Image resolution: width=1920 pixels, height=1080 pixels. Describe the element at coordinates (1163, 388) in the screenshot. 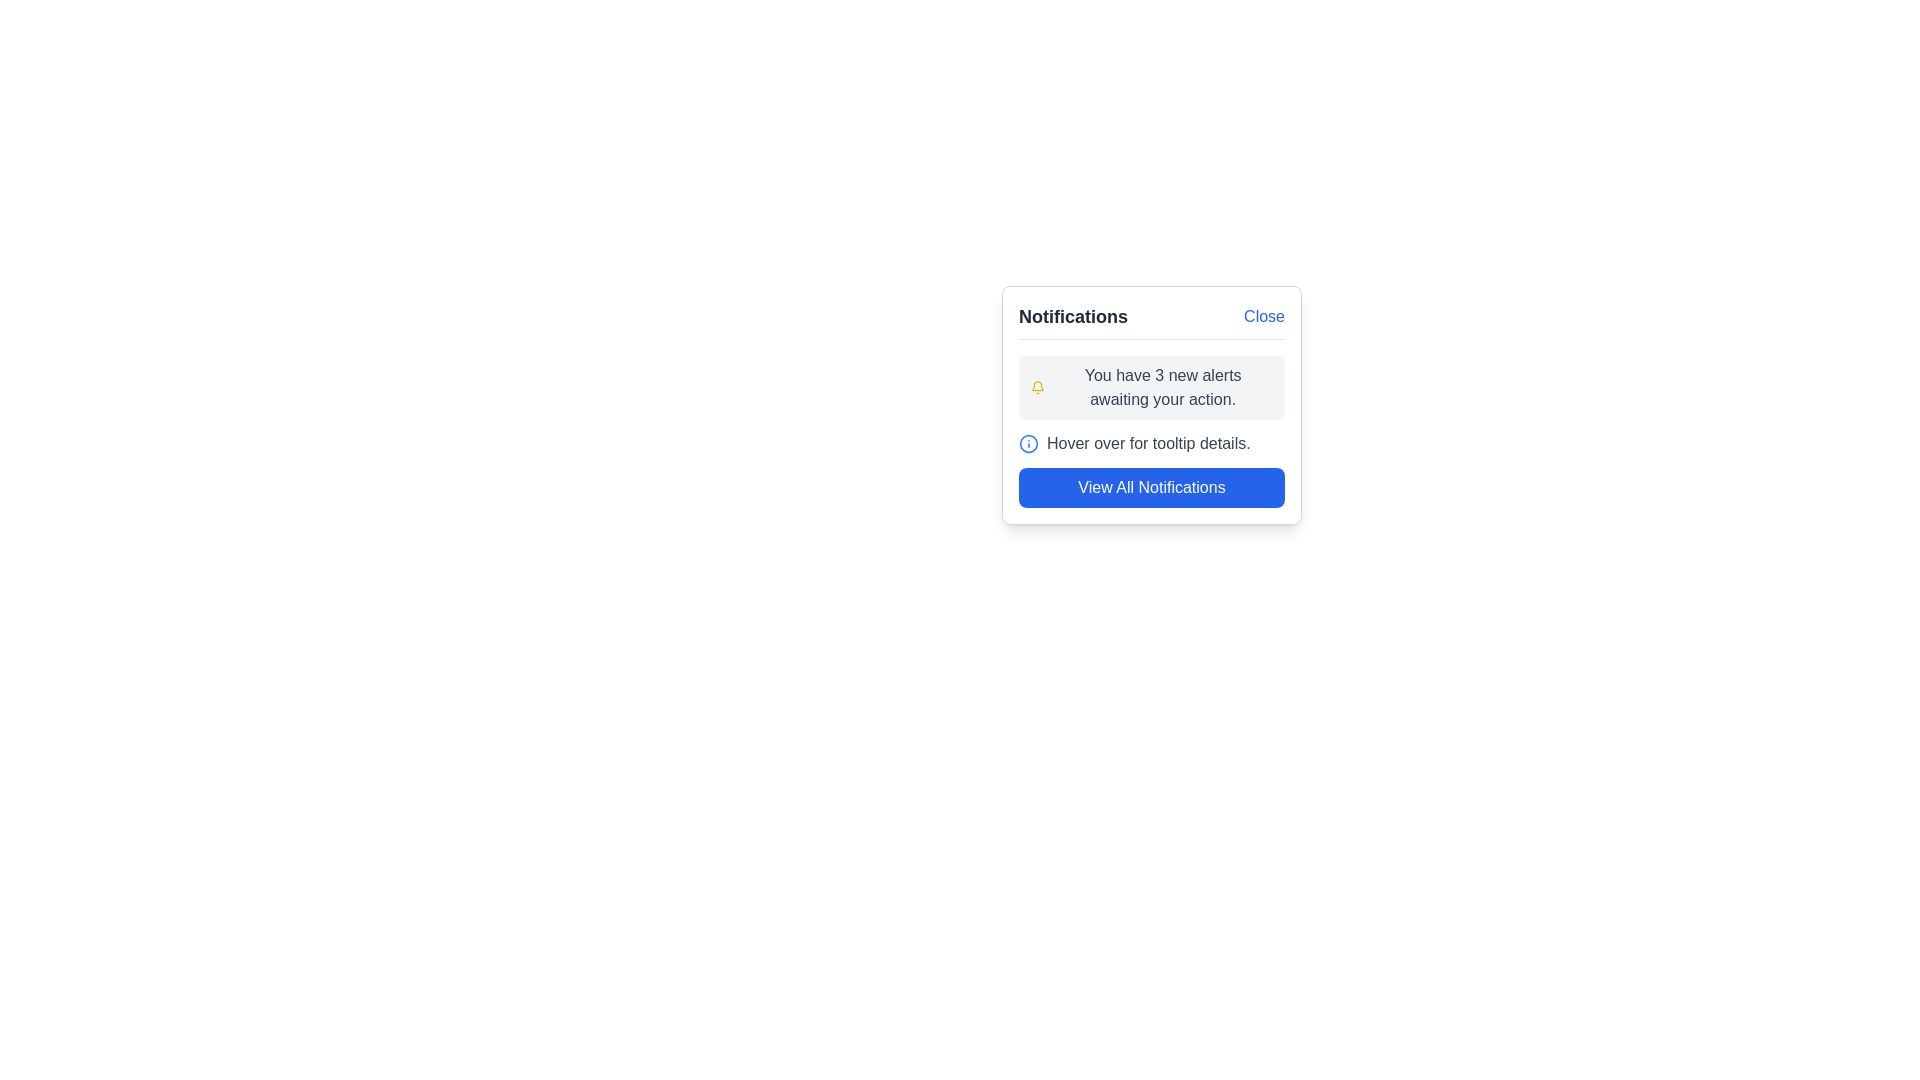

I see `the text label that reads 'You have 3 new alerts awaiting your action.' which is styled with gray text and located in the notification card to the right of the yellow bell icon` at that location.